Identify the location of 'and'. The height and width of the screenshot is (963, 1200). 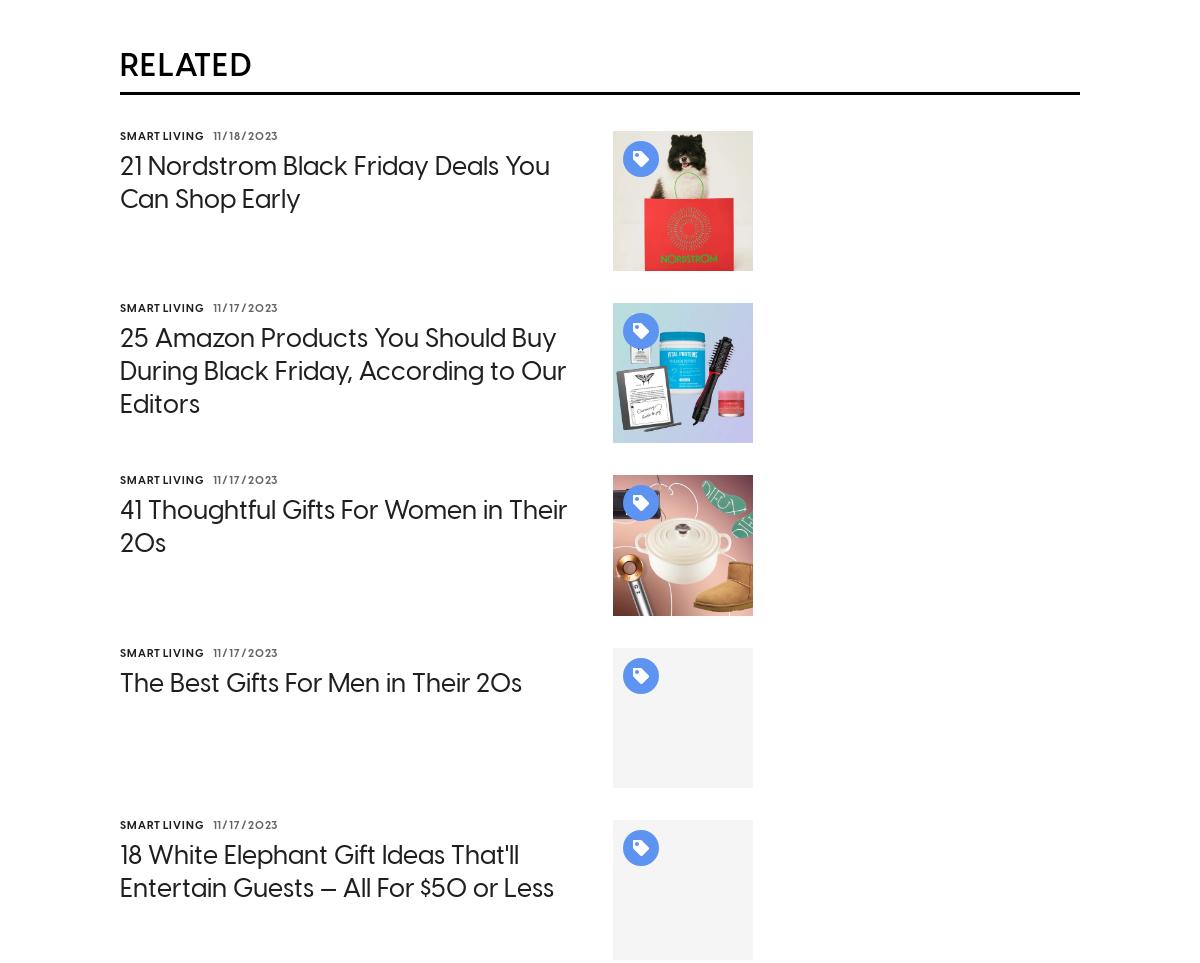
(446, 810).